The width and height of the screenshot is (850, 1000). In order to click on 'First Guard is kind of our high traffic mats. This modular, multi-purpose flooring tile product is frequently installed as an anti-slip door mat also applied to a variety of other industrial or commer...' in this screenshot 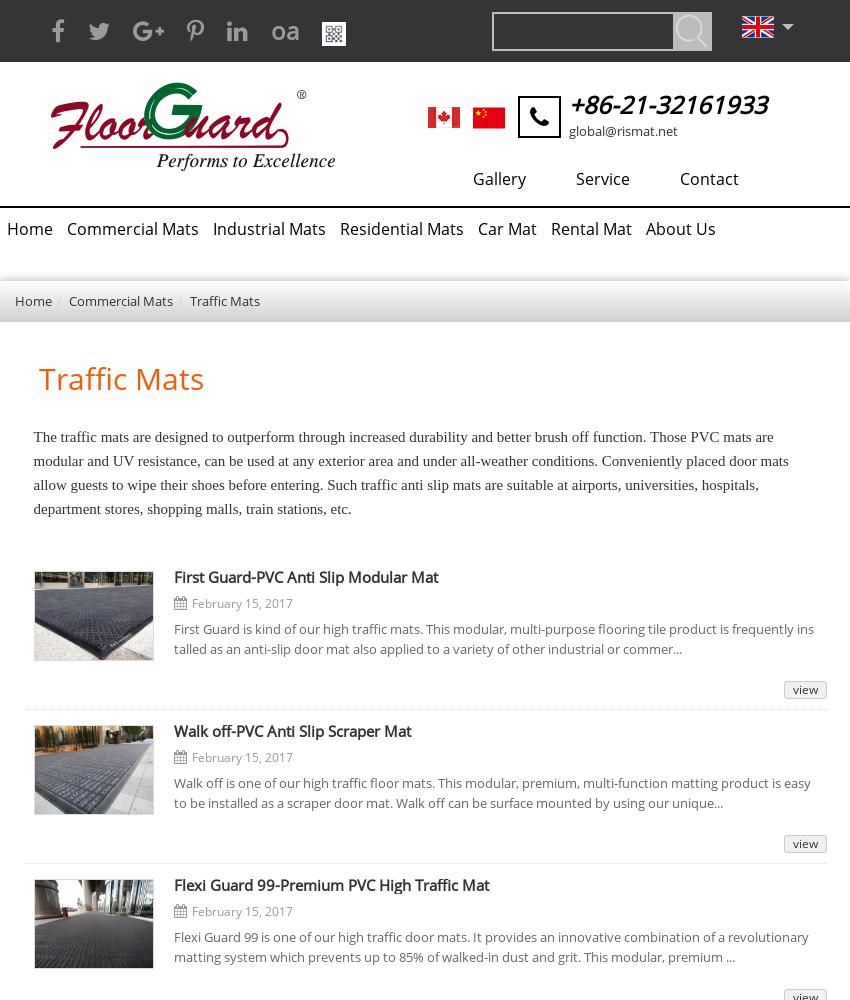, I will do `click(171, 638)`.